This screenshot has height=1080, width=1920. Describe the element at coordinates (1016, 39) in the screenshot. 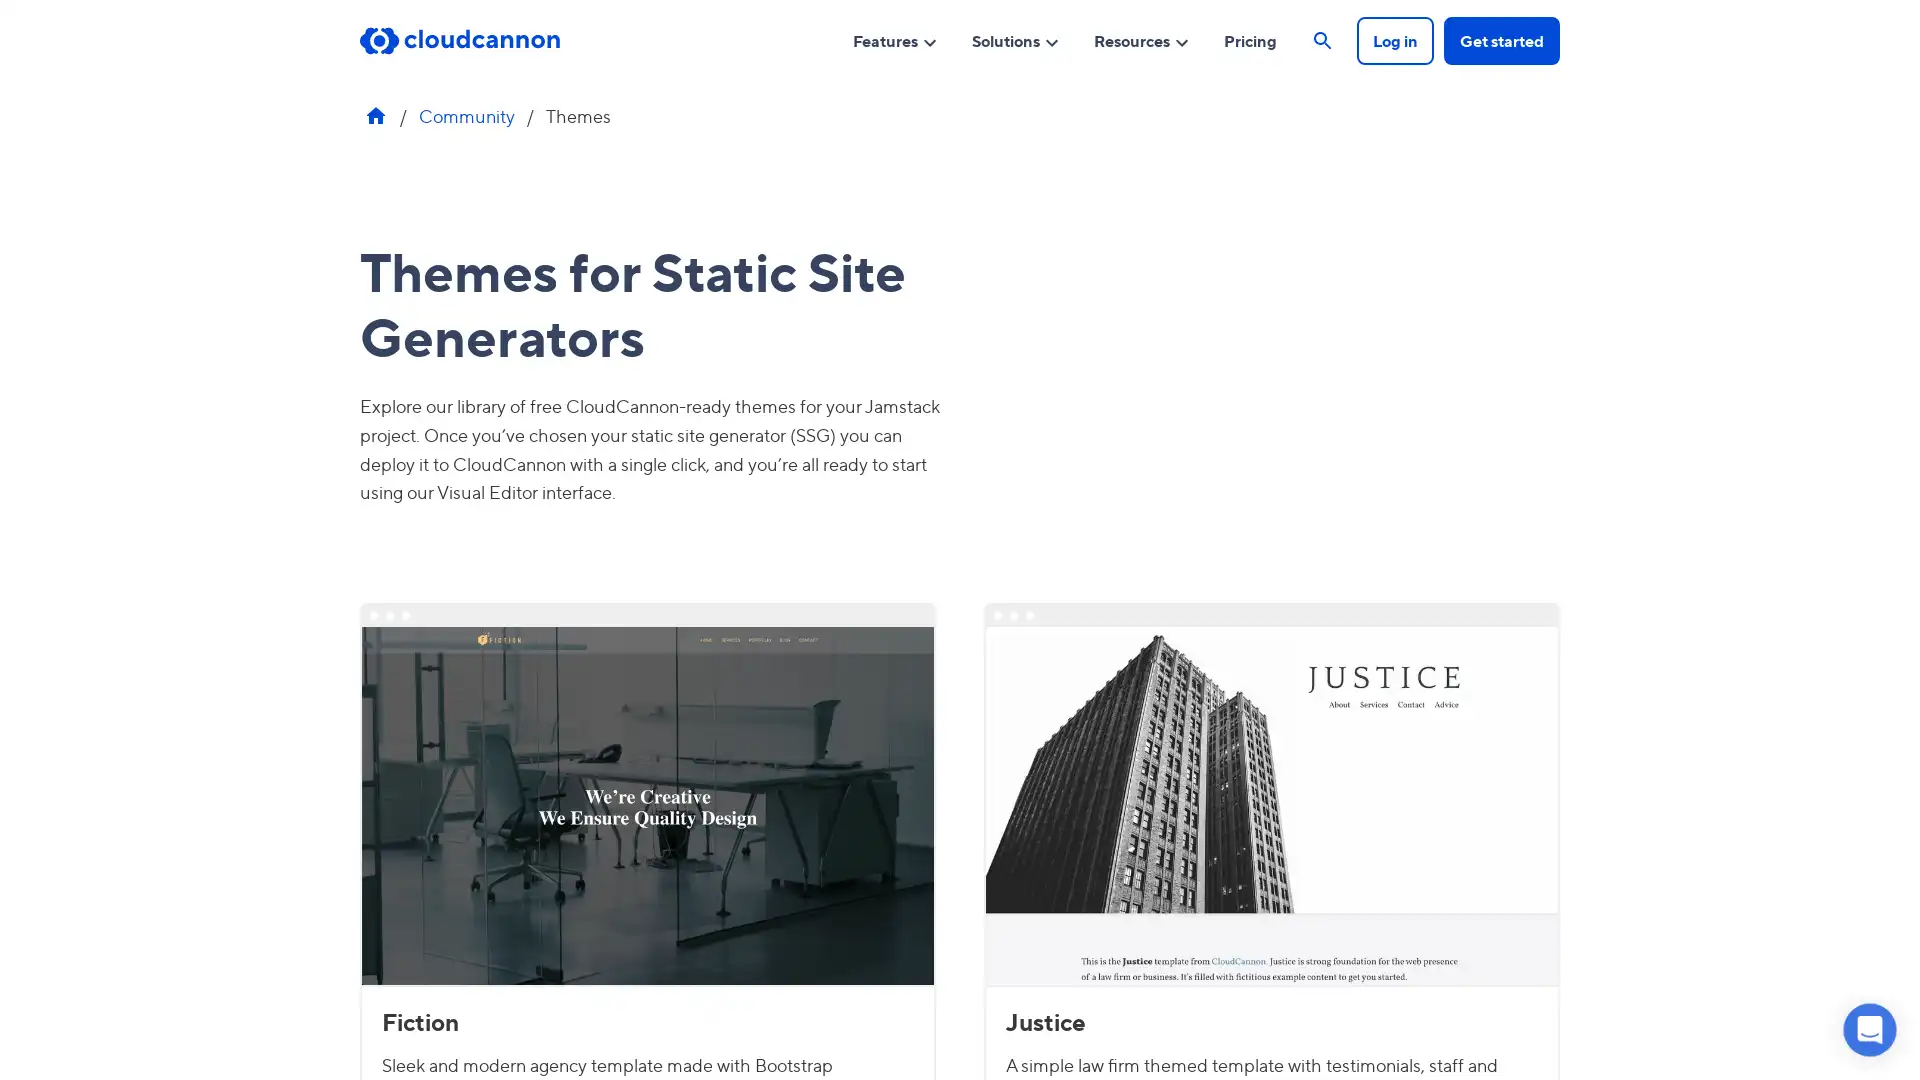

I see `Solutions` at that location.